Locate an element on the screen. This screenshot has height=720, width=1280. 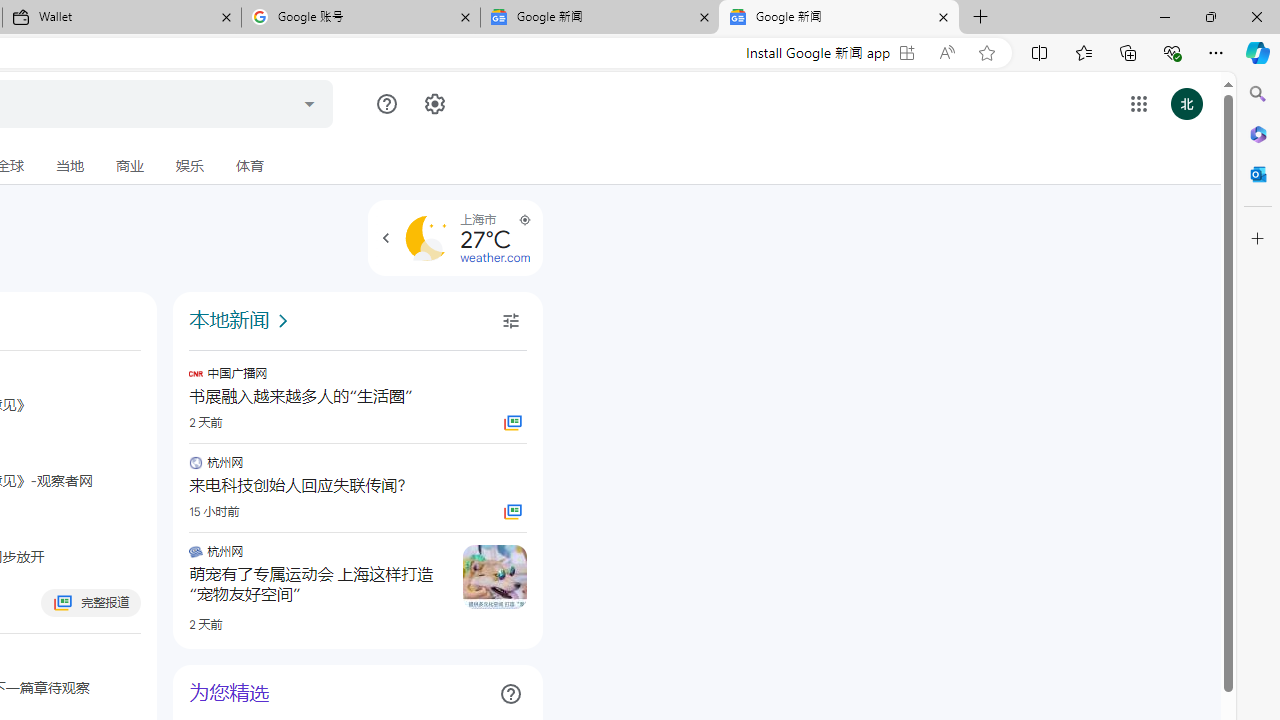
'Class: zRMMZb NMm5M' is located at coordinates (524, 219).